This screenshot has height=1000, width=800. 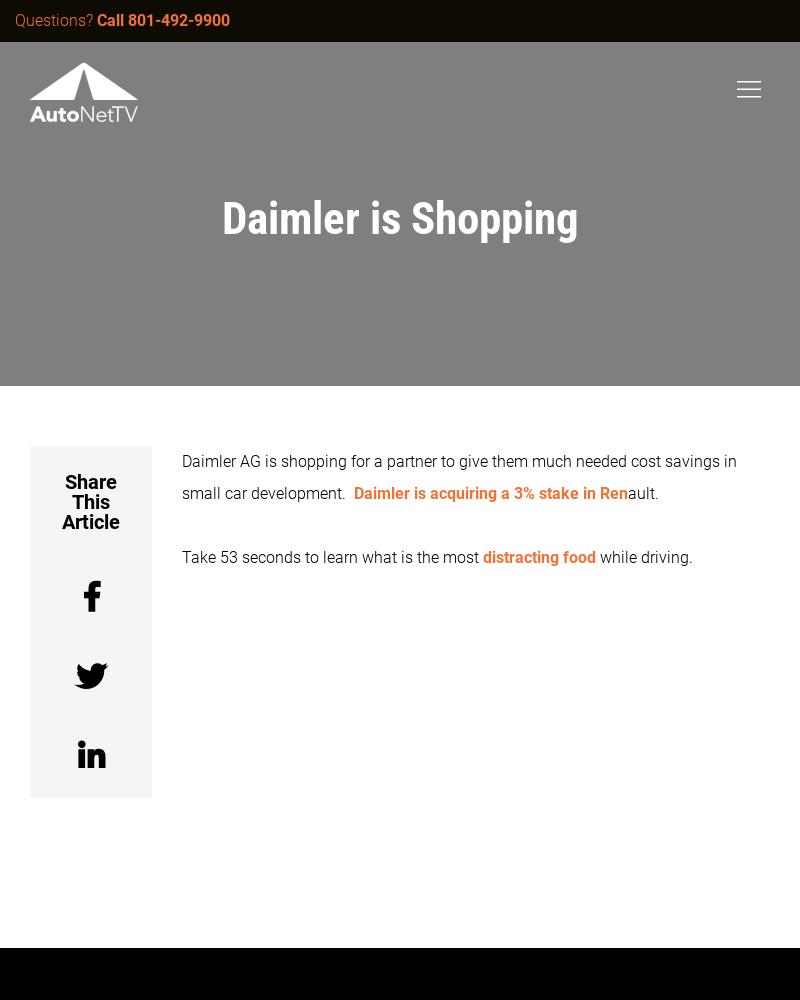 What do you see at coordinates (491, 492) in the screenshot?
I see `'Daimler is acquiring a 3% stake in Ren'` at bounding box center [491, 492].